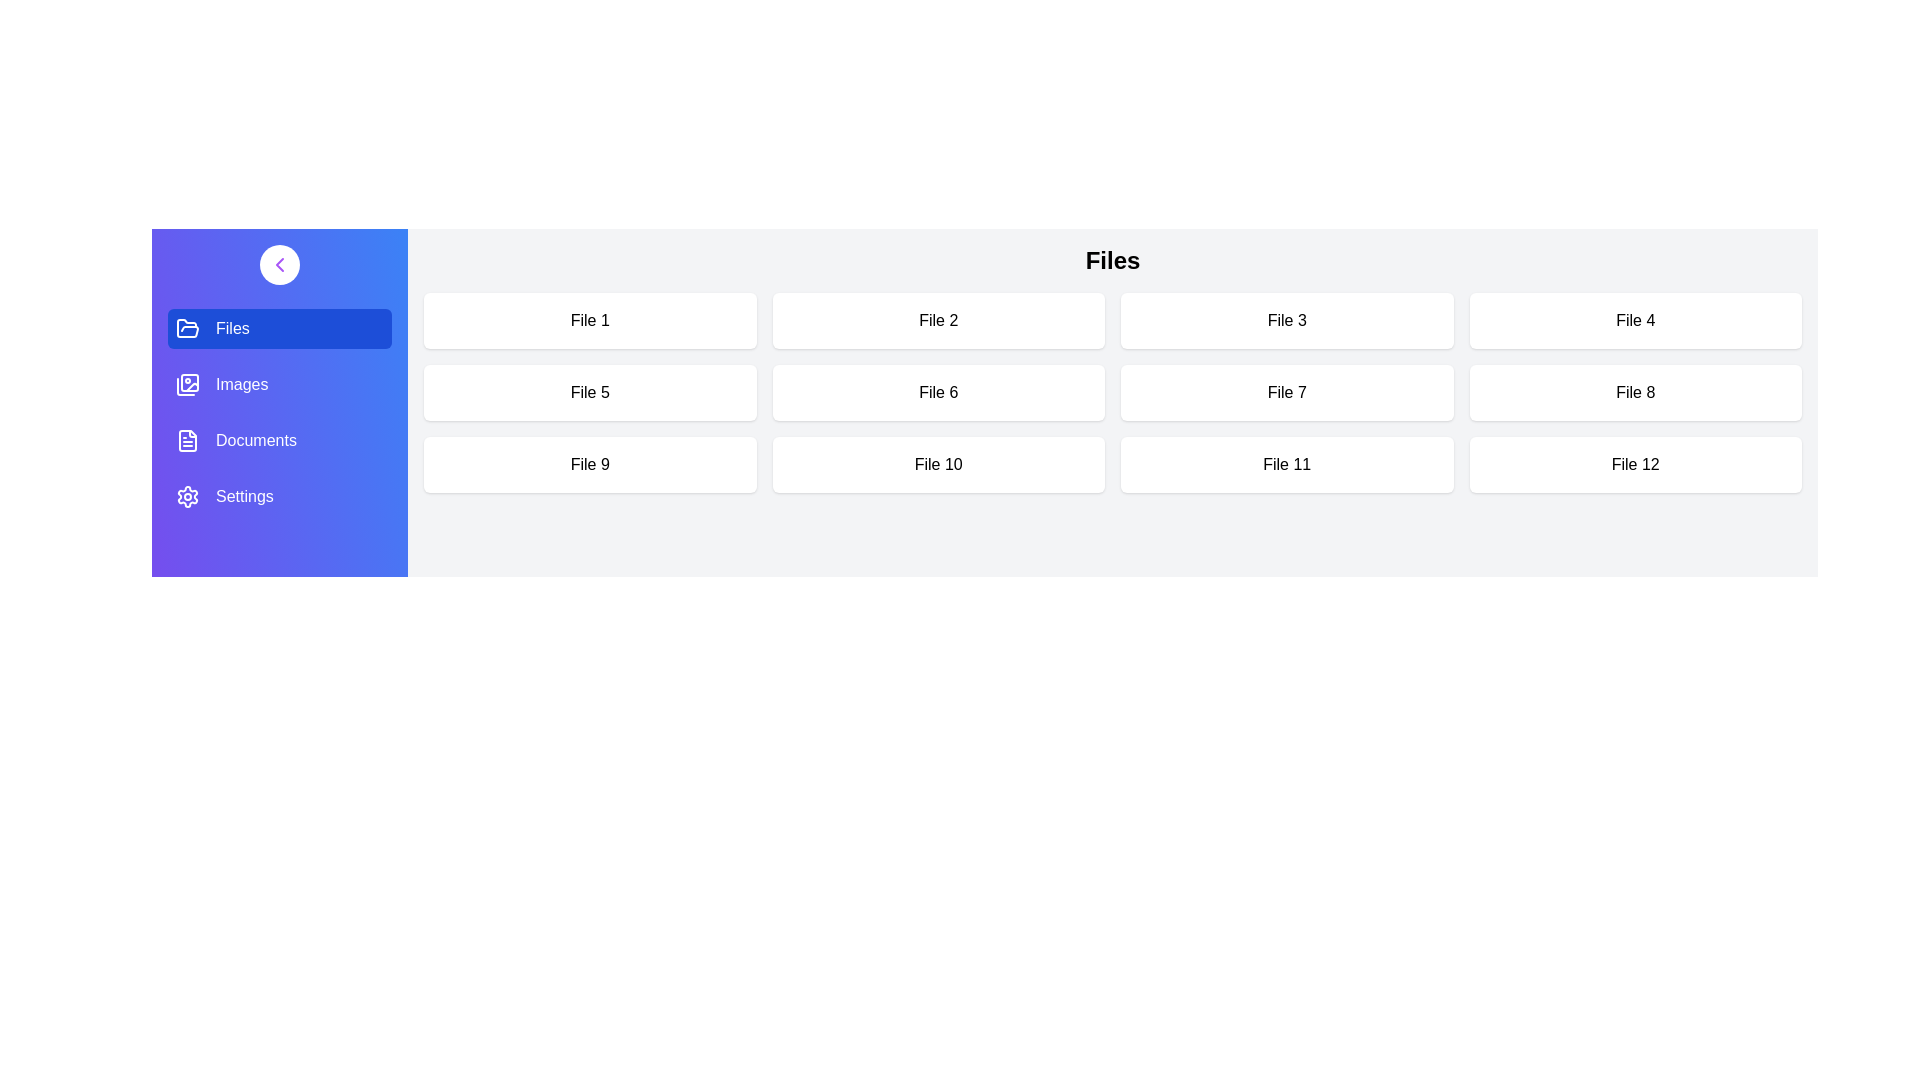  Describe the element at coordinates (278, 439) in the screenshot. I see `the category Documents from the sidebar menu` at that location.